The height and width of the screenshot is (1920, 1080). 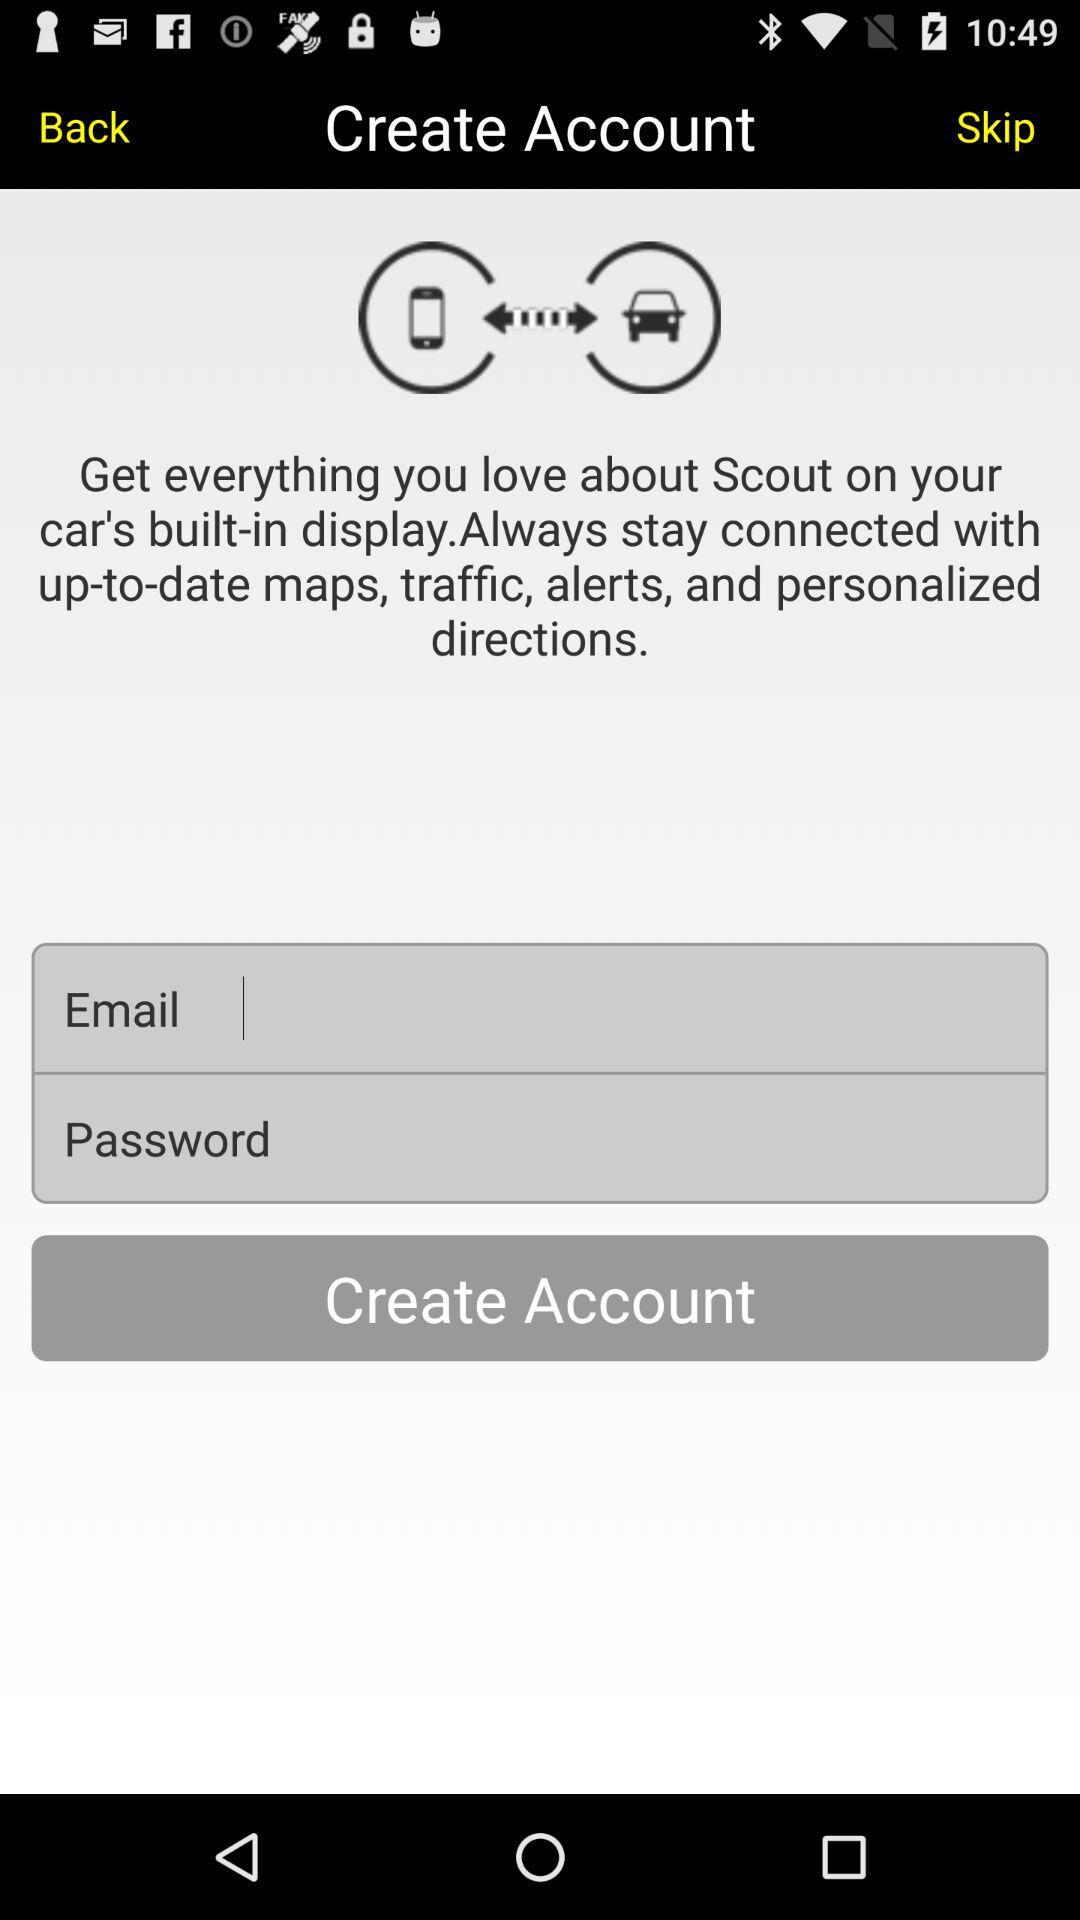 What do you see at coordinates (628, 1008) in the screenshot?
I see `input email` at bounding box center [628, 1008].